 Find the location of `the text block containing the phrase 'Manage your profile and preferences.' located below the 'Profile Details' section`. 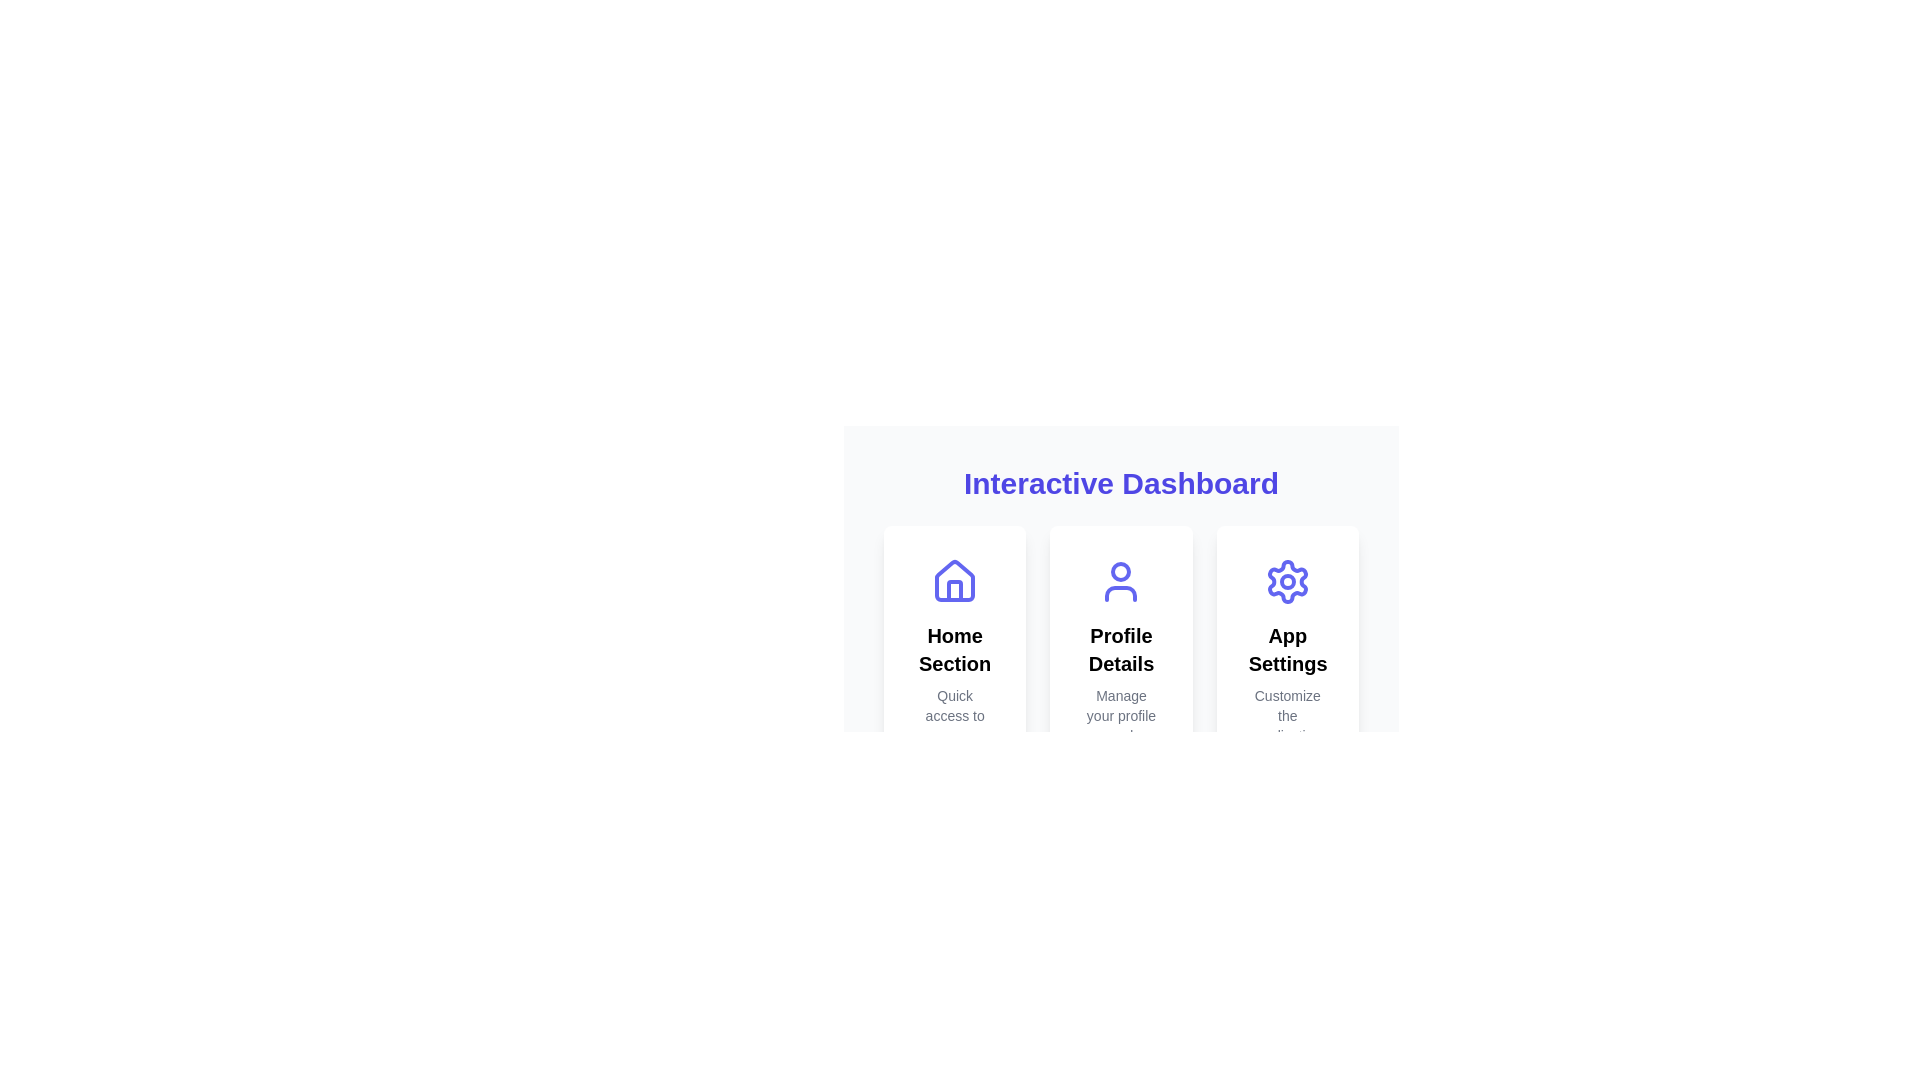

the text block containing the phrase 'Manage your profile and preferences.' located below the 'Profile Details' section is located at coordinates (1121, 725).